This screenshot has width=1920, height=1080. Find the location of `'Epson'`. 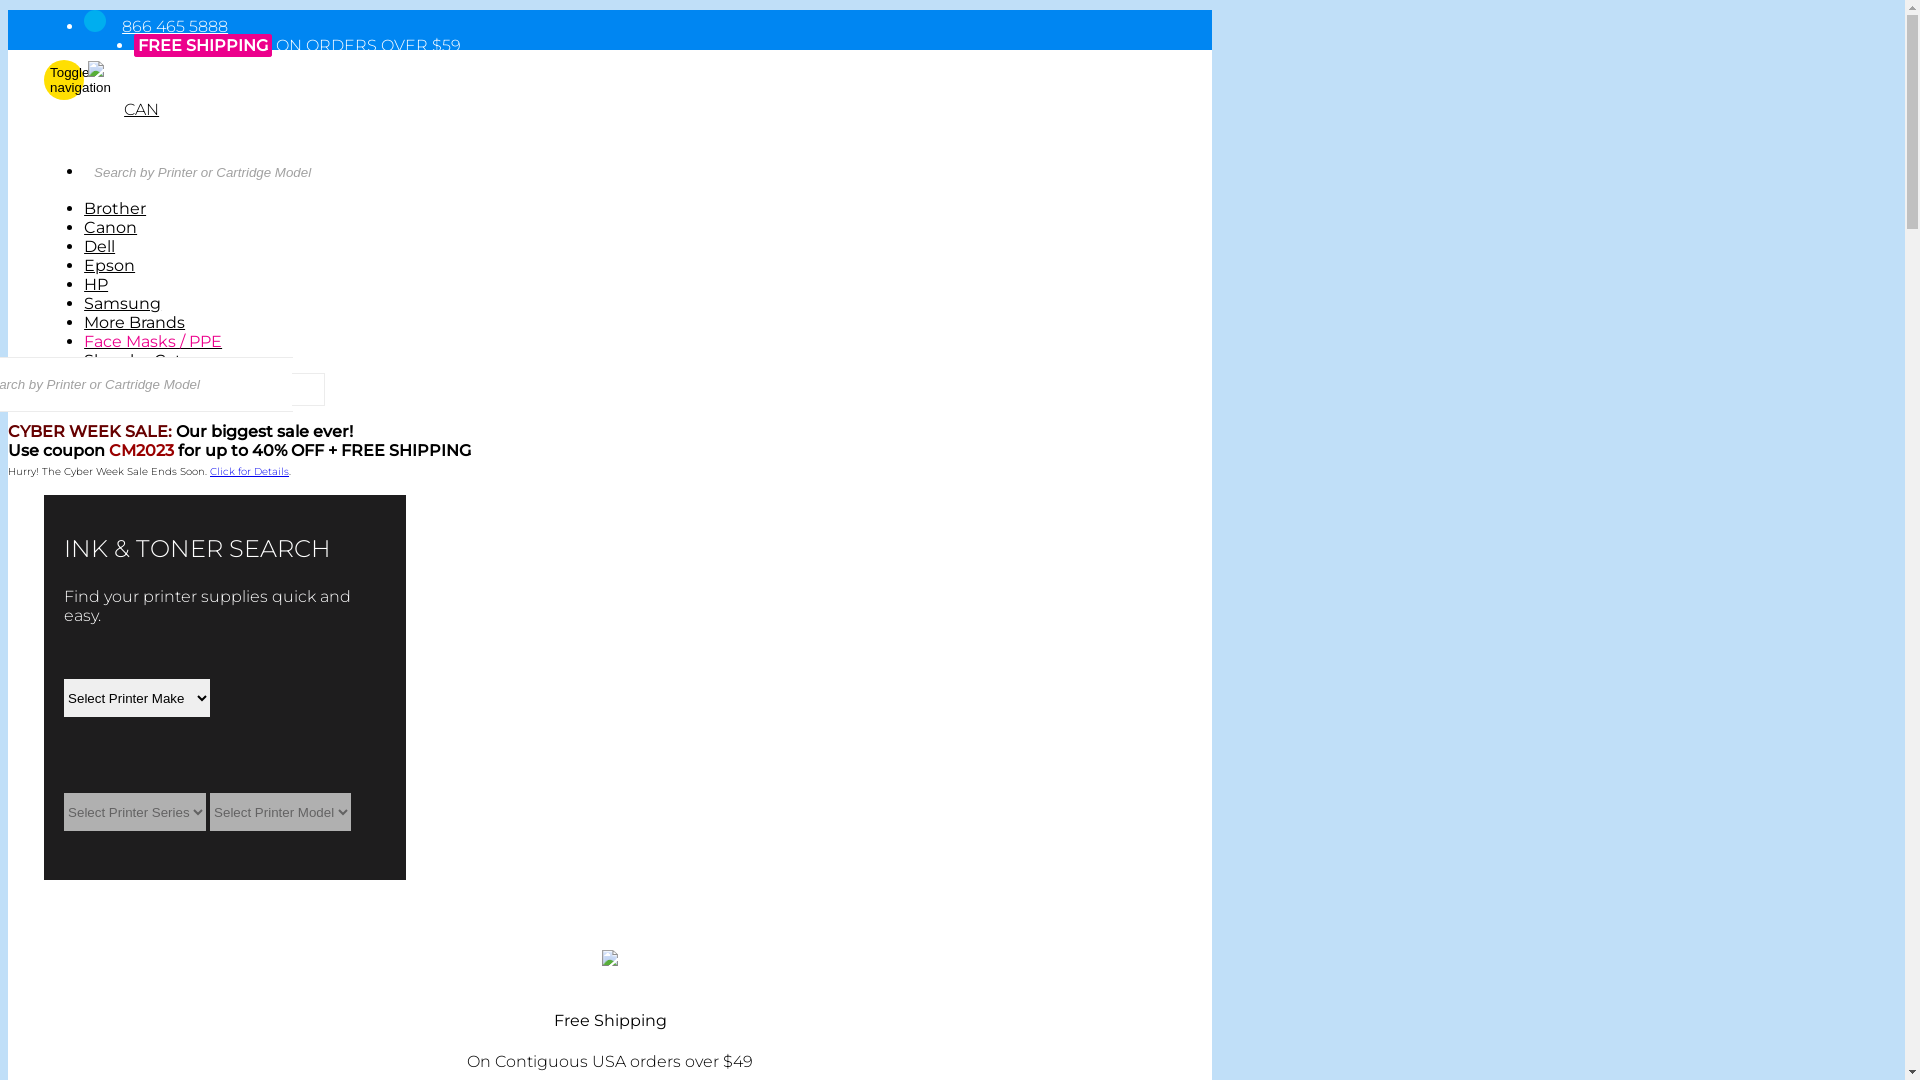

'Epson' is located at coordinates (108, 264).